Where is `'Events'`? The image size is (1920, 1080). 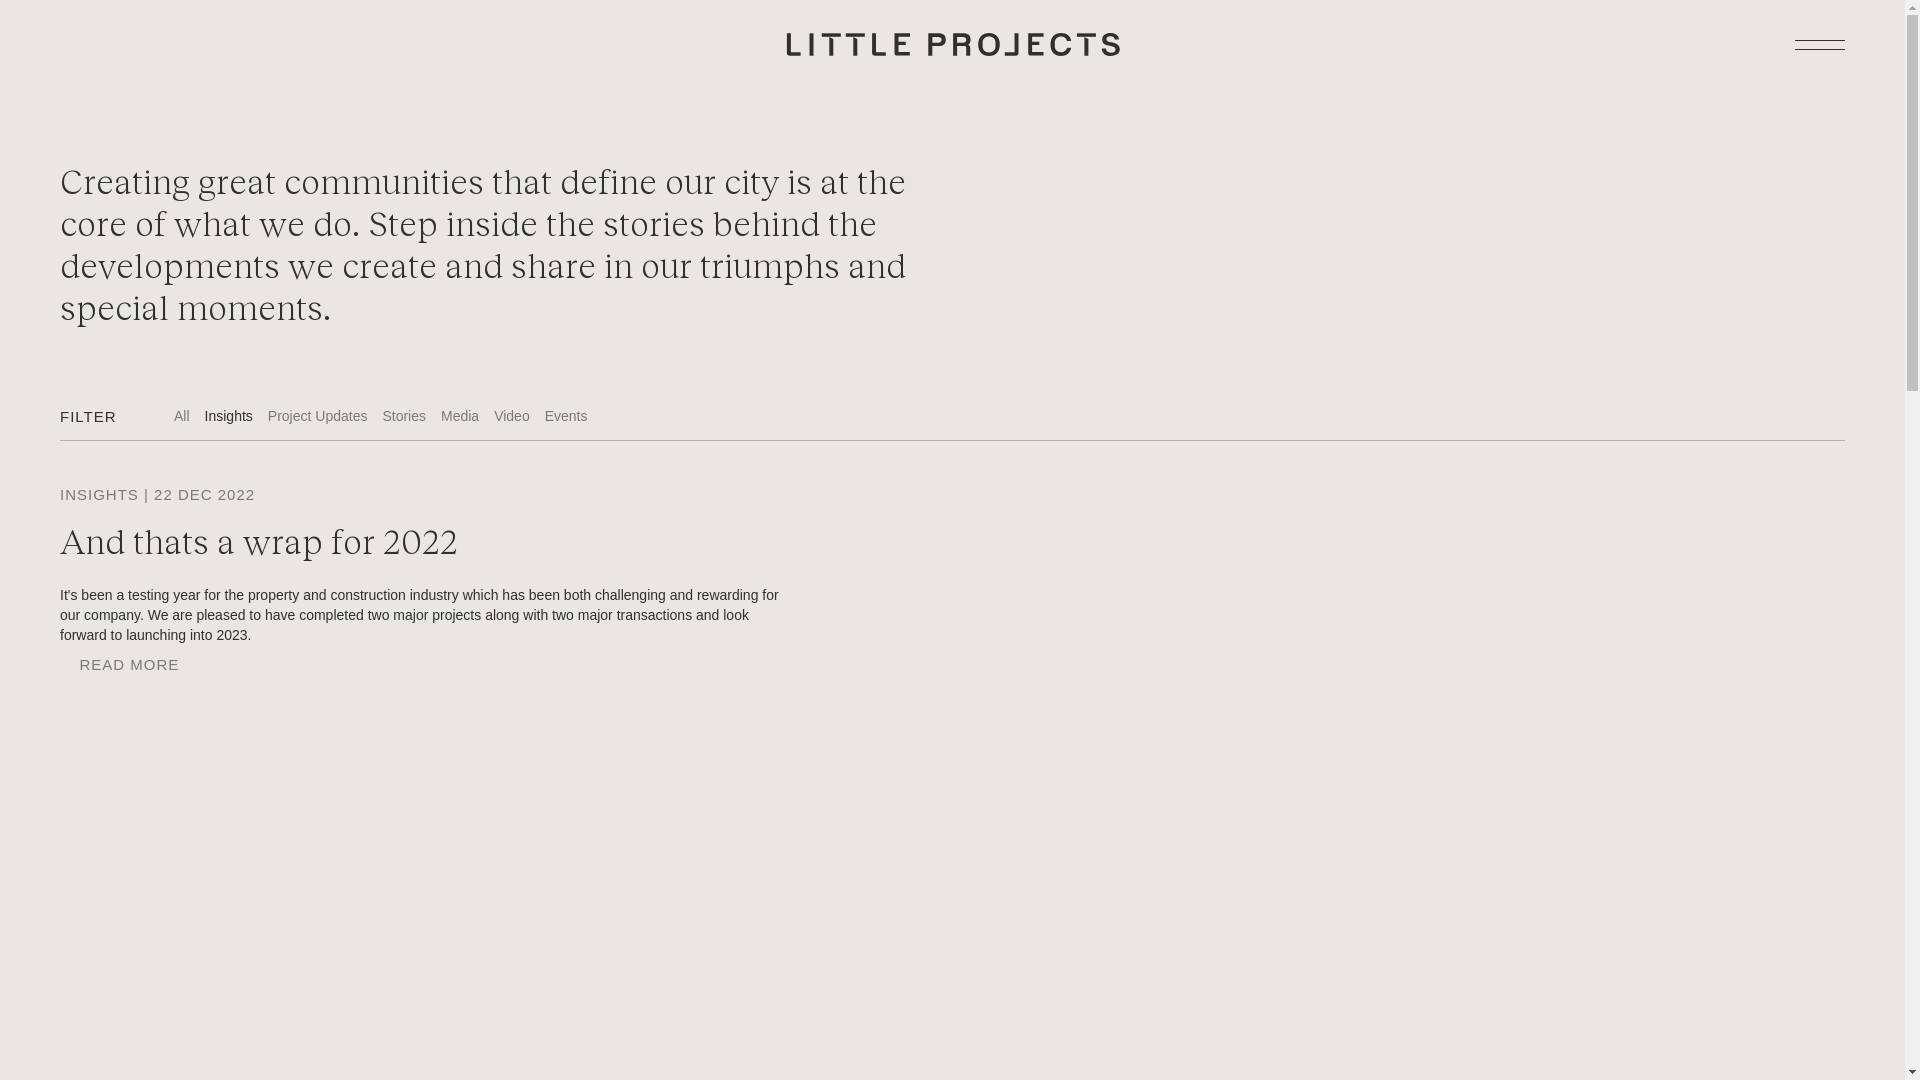
'Events' is located at coordinates (565, 415).